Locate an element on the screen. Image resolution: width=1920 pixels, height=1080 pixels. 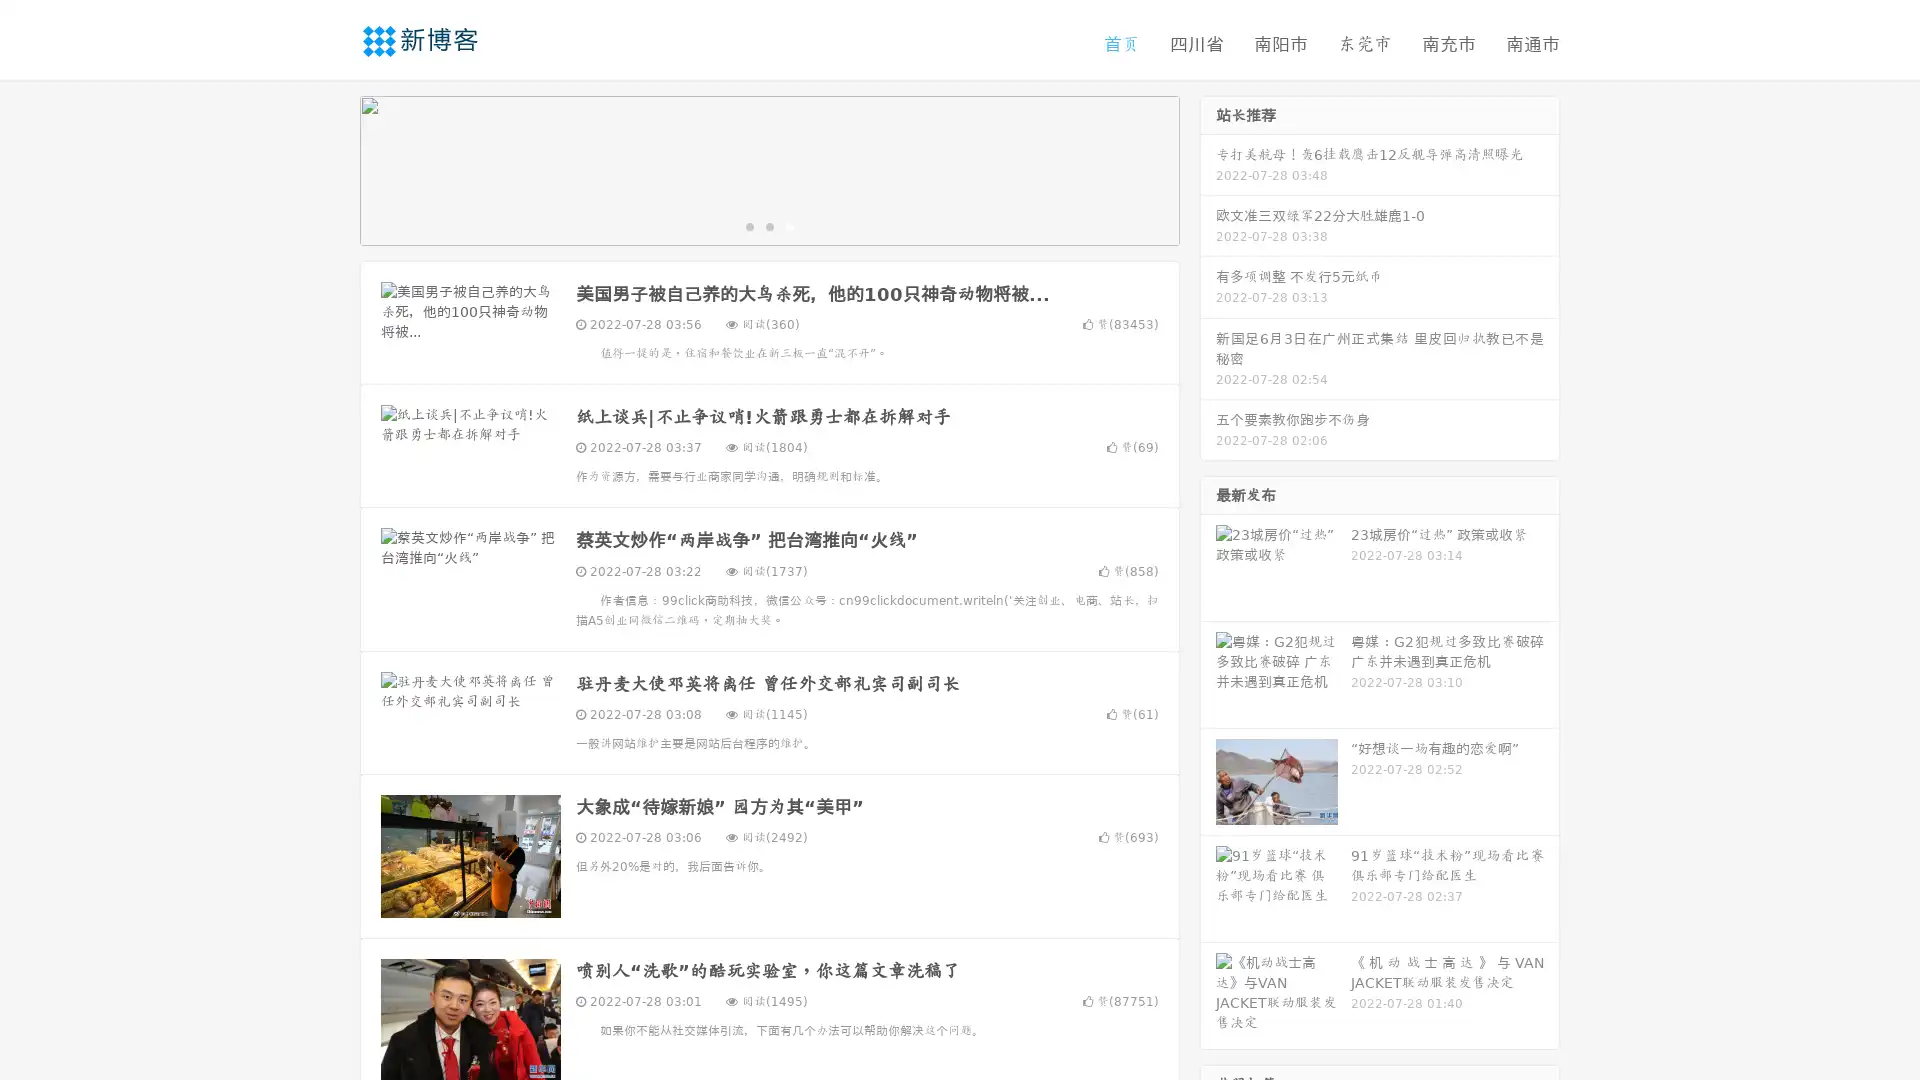
Go to slide 1 is located at coordinates (748, 225).